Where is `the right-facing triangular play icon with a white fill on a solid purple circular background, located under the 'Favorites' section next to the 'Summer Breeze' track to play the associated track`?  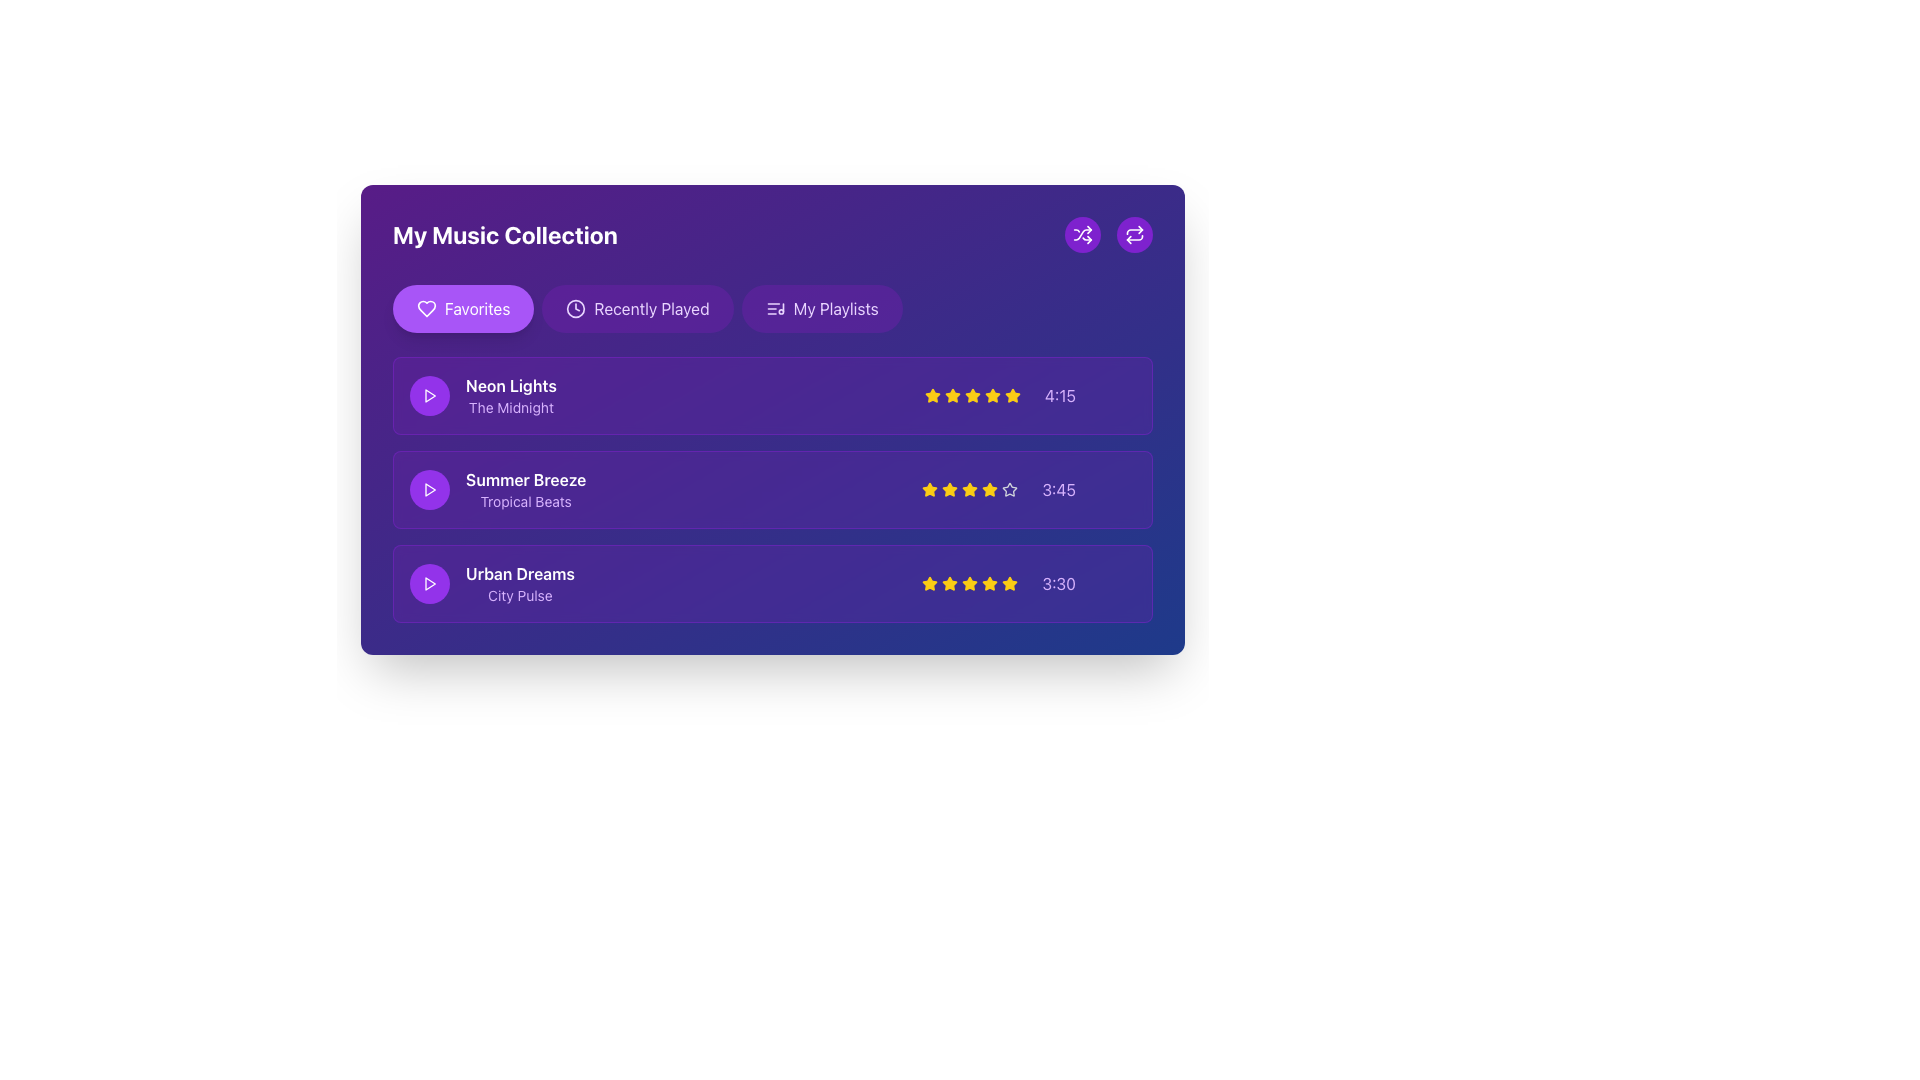 the right-facing triangular play icon with a white fill on a solid purple circular background, located under the 'Favorites' section next to the 'Summer Breeze' track to play the associated track is located at coordinates (429, 489).